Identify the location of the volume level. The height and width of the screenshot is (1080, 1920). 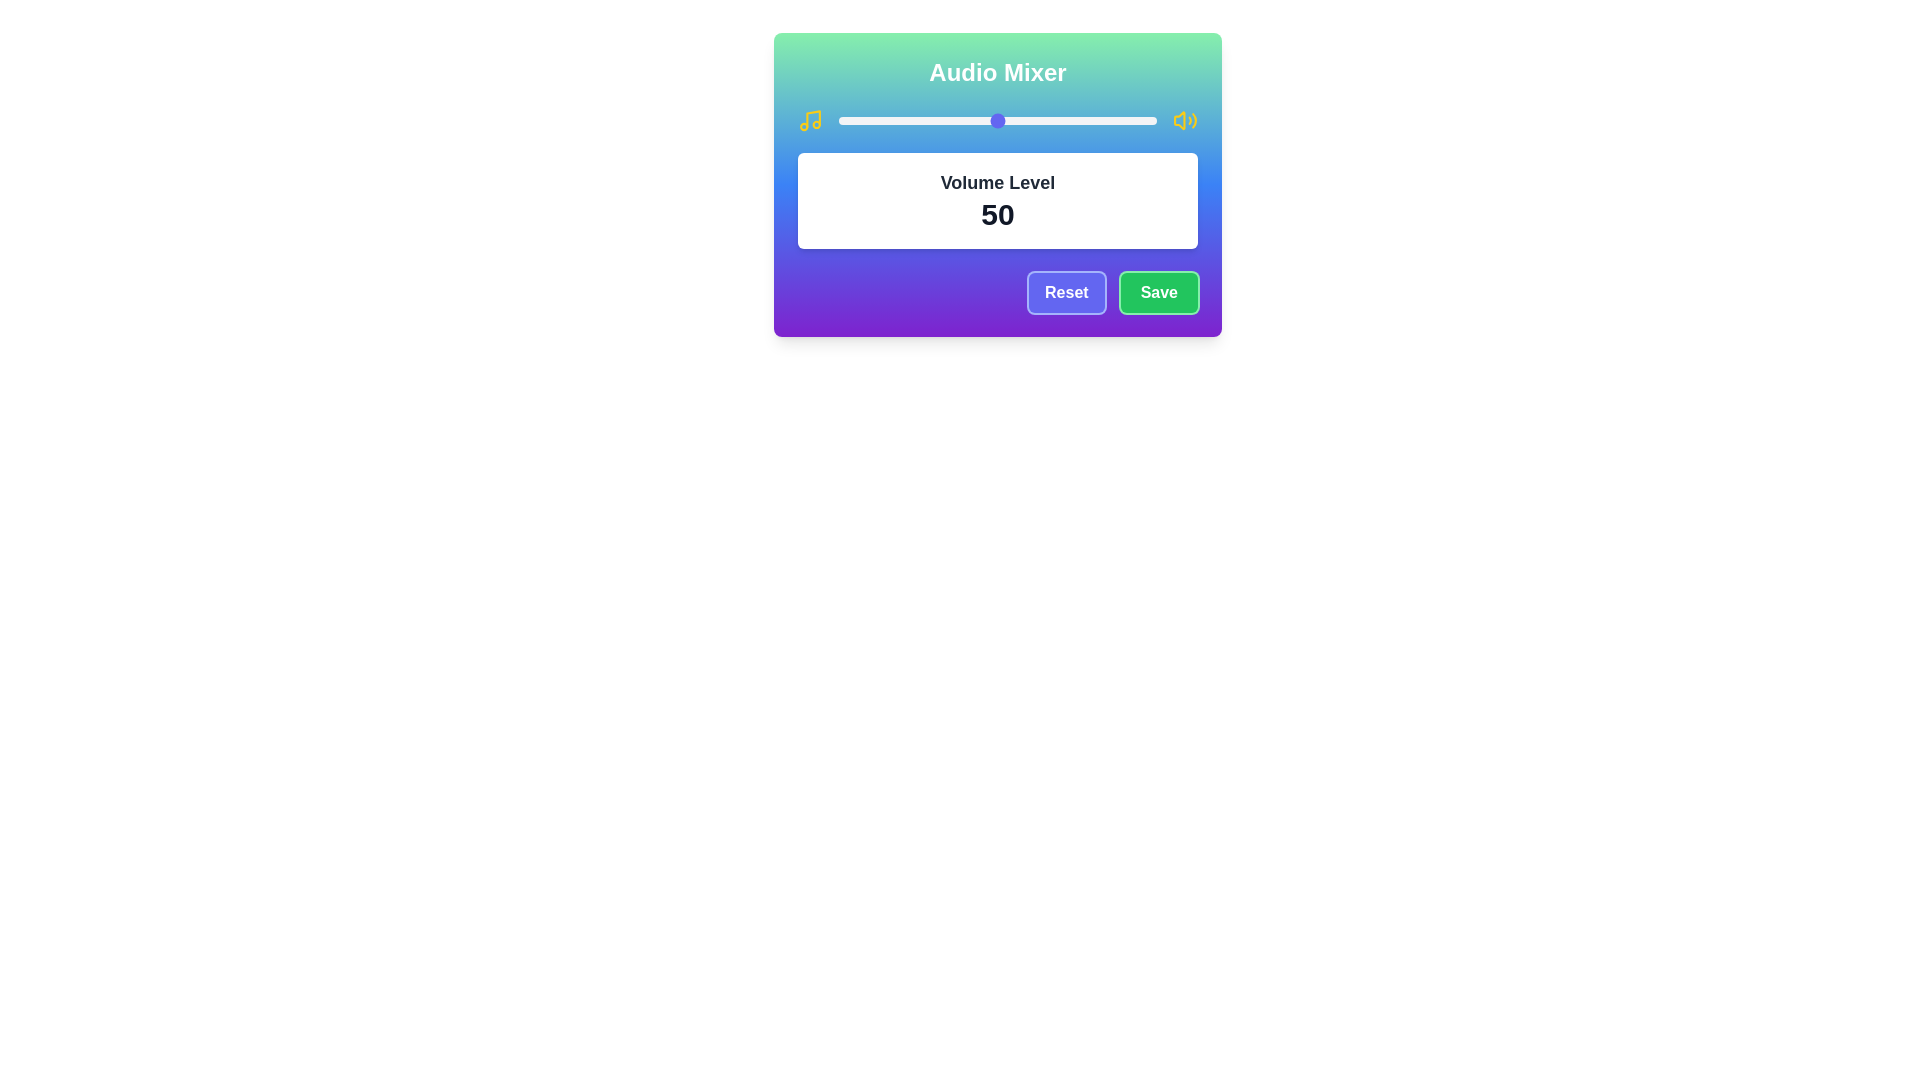
(936, 120).